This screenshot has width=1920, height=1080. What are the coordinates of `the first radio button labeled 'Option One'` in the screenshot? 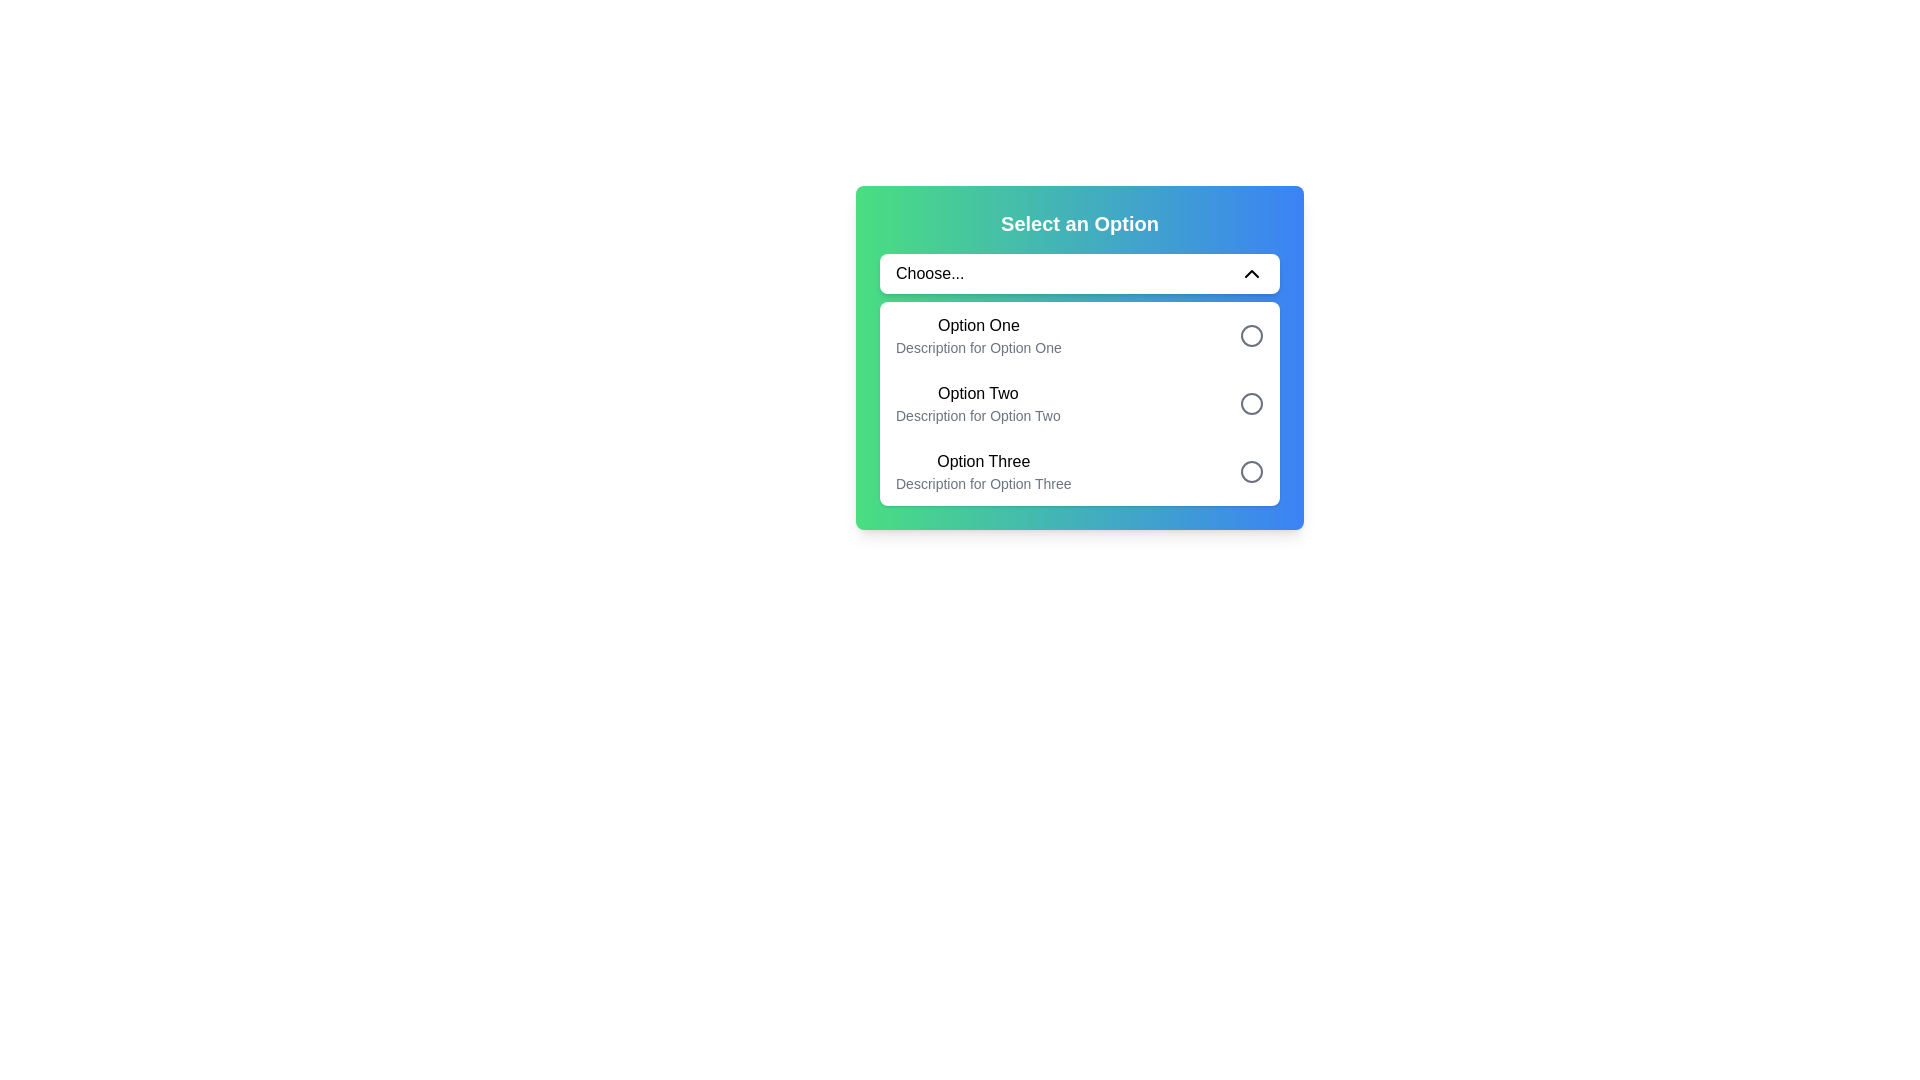 It's located at (1251, 334).